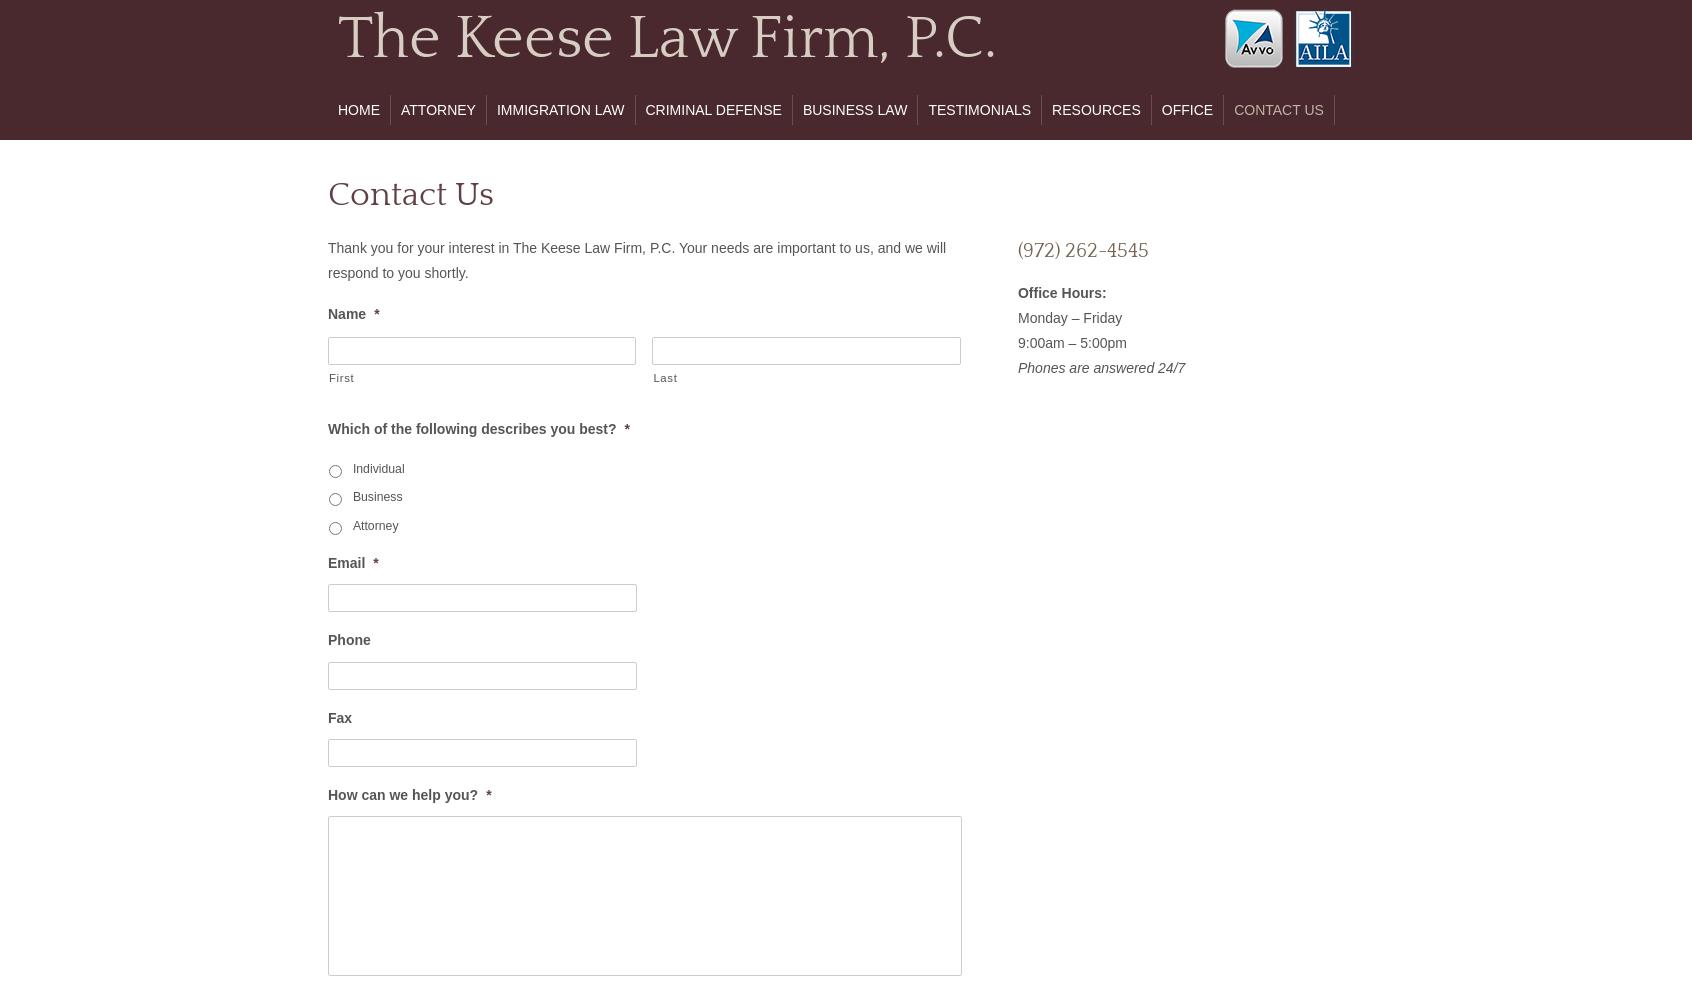 Image resolution: width=1692 pixels, height=1000 pixels. Describe the element at coordinates (338, 716) in the screenshot. I see `'Fax'` at that location.